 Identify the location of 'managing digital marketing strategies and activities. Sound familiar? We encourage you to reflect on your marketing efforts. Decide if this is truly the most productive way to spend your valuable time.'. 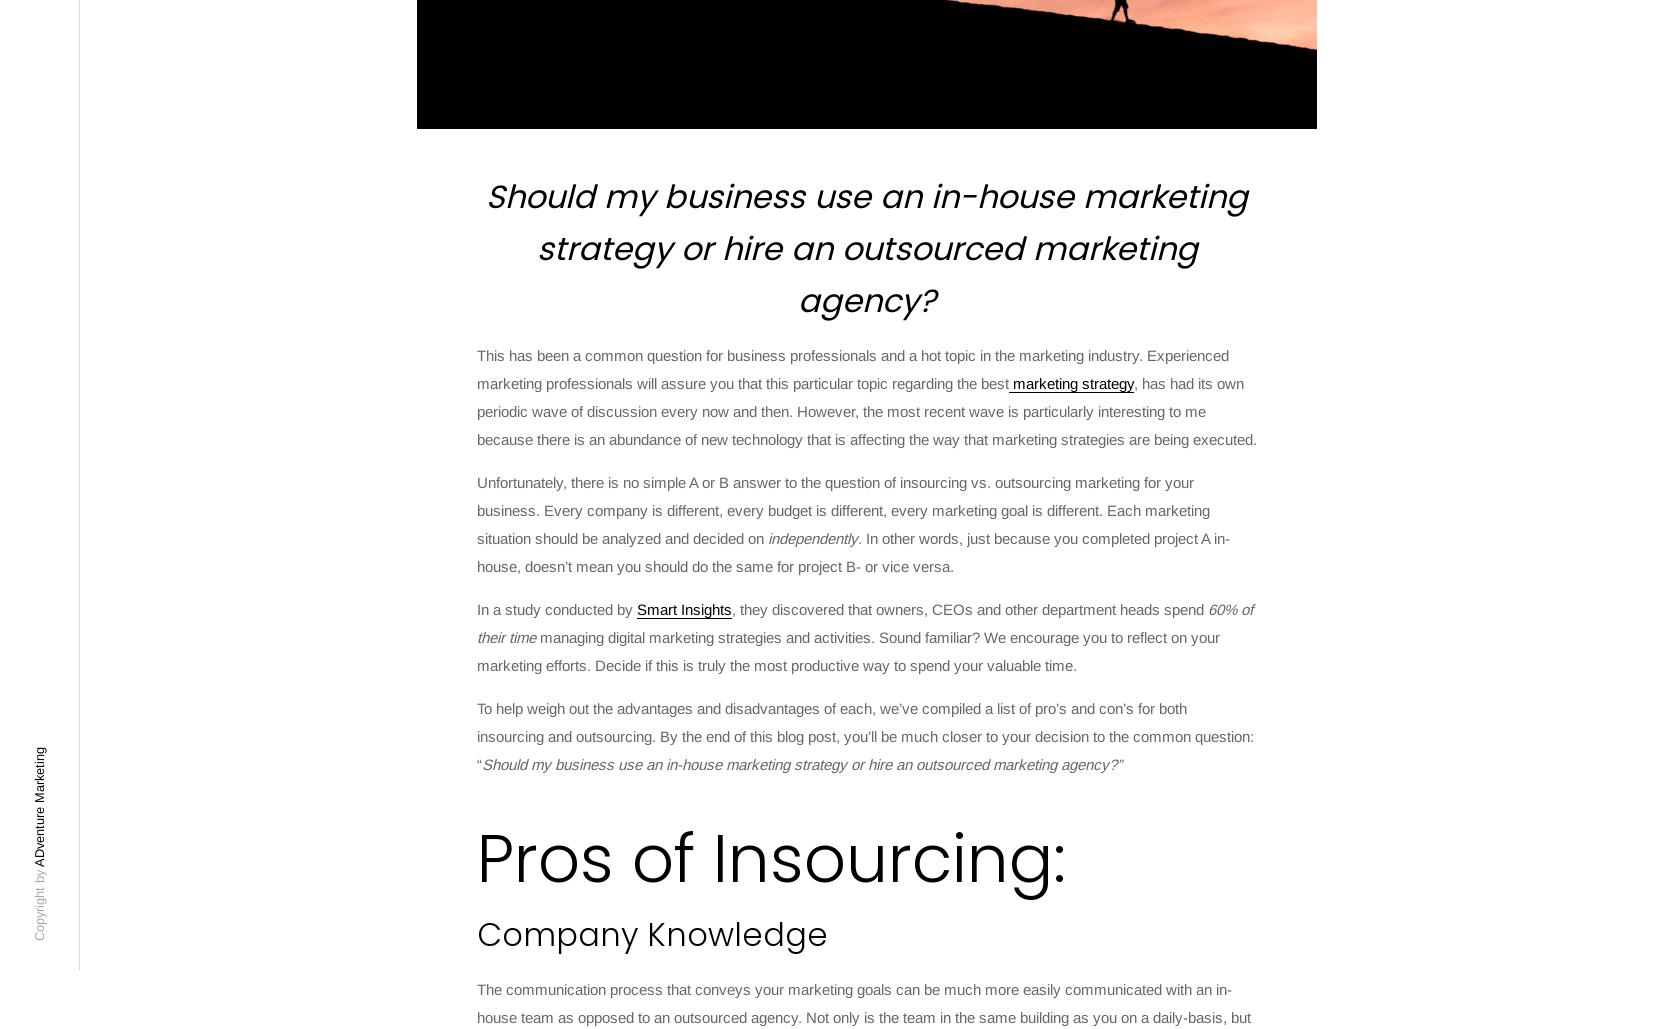
(847, 651).